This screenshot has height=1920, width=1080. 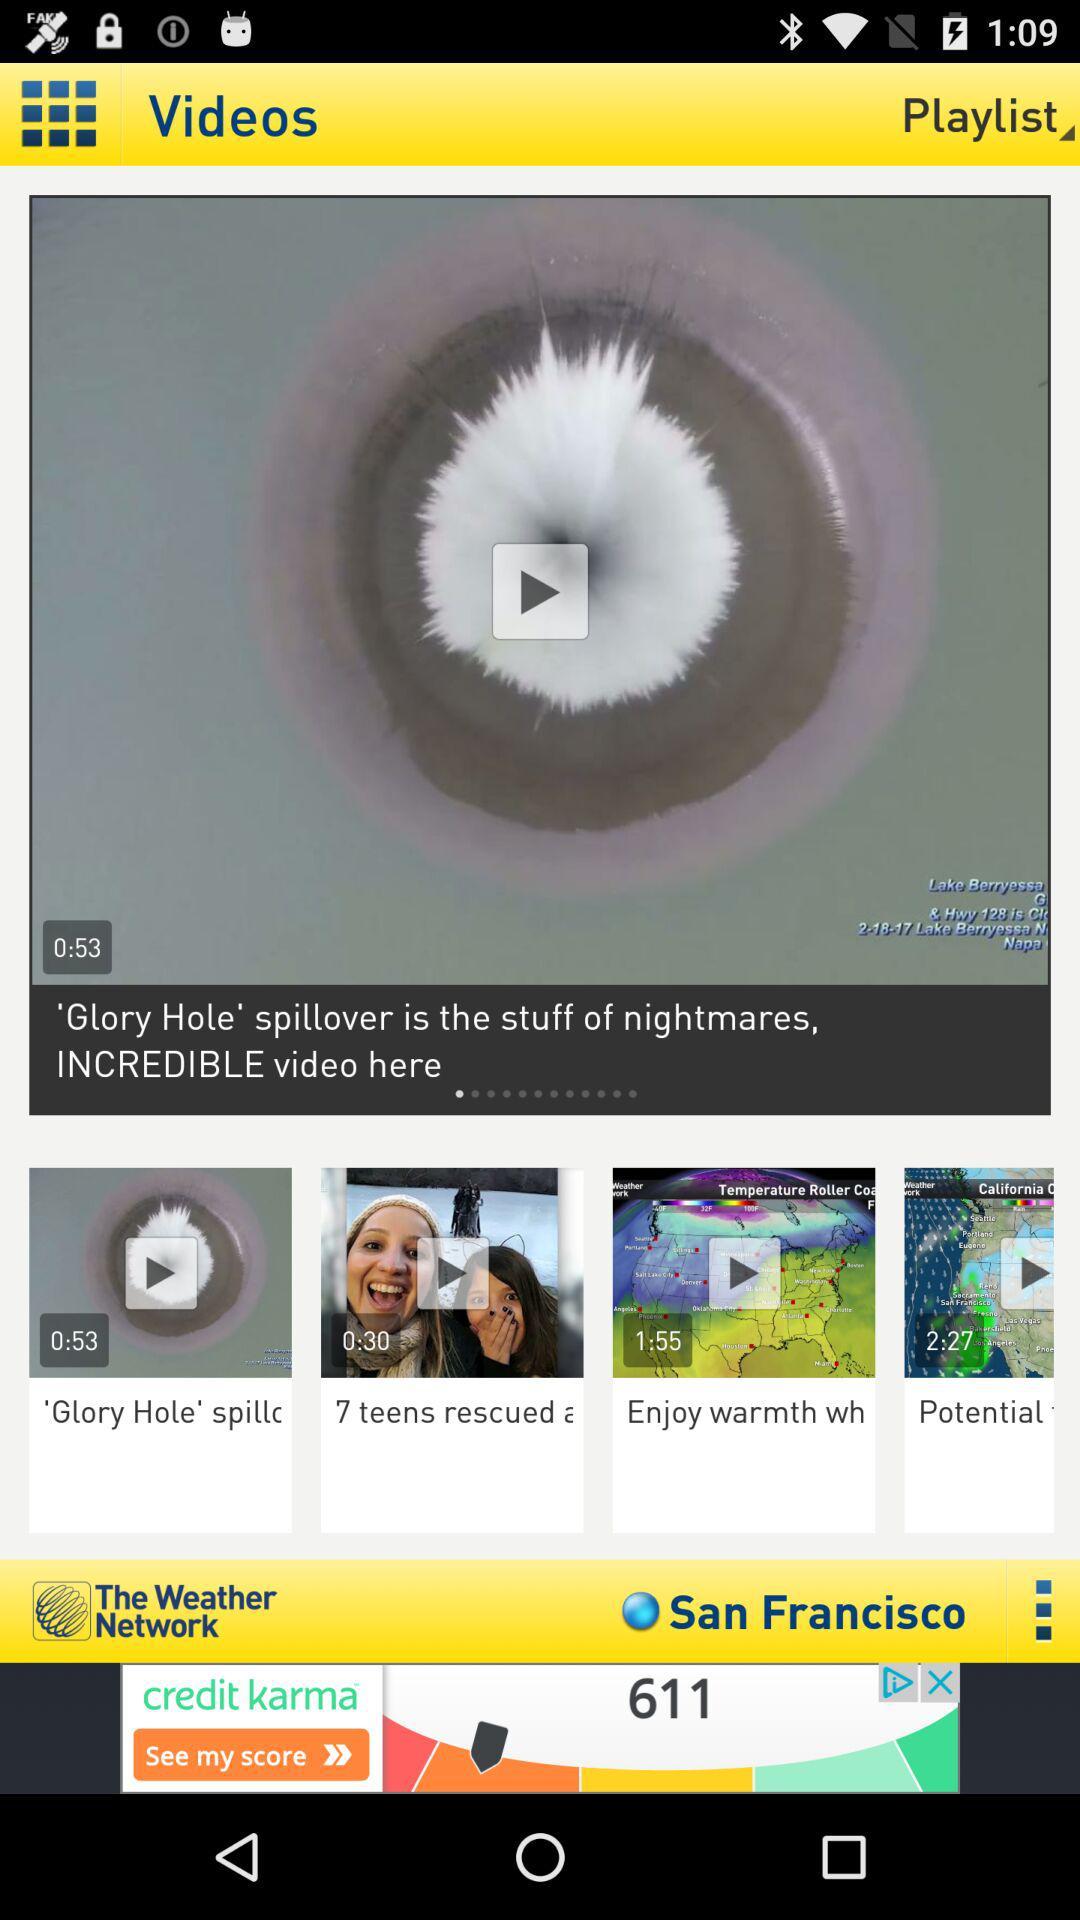 I want to click on click in three dots to open menu, so click(x=1043, y=1611).